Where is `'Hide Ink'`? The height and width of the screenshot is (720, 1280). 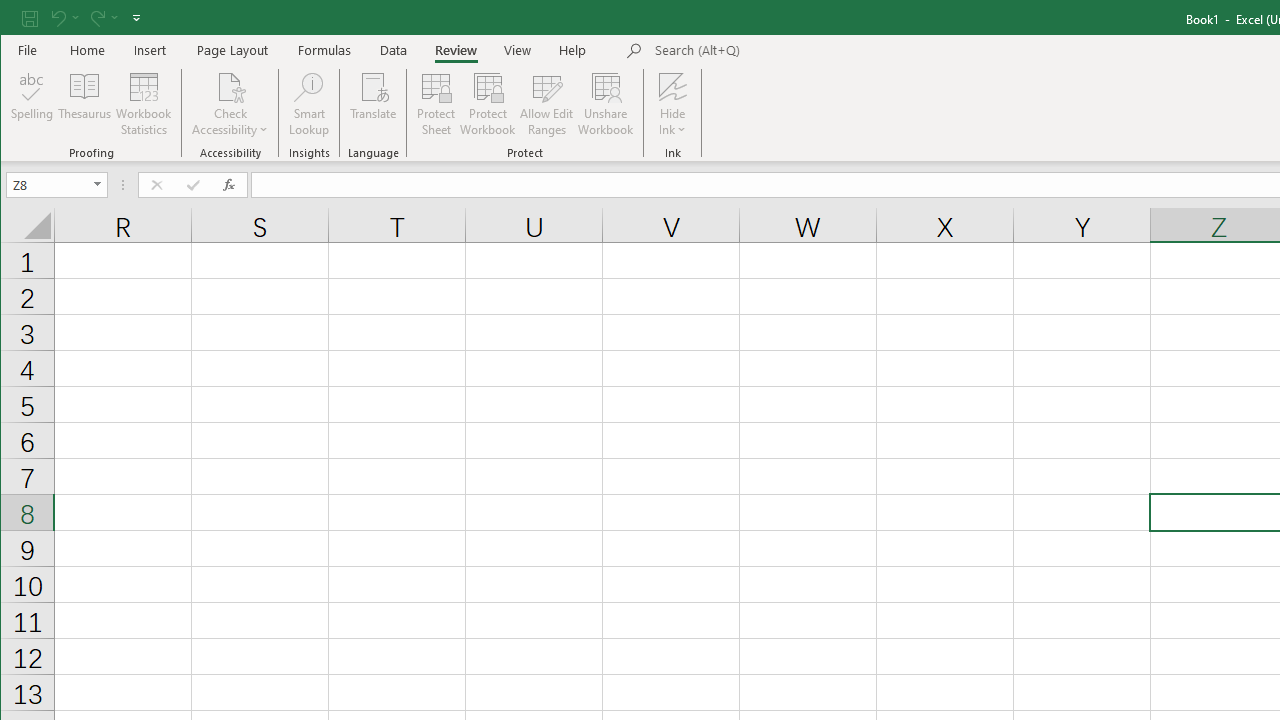 'Hide Ink' is located at coordinates (672, 85).